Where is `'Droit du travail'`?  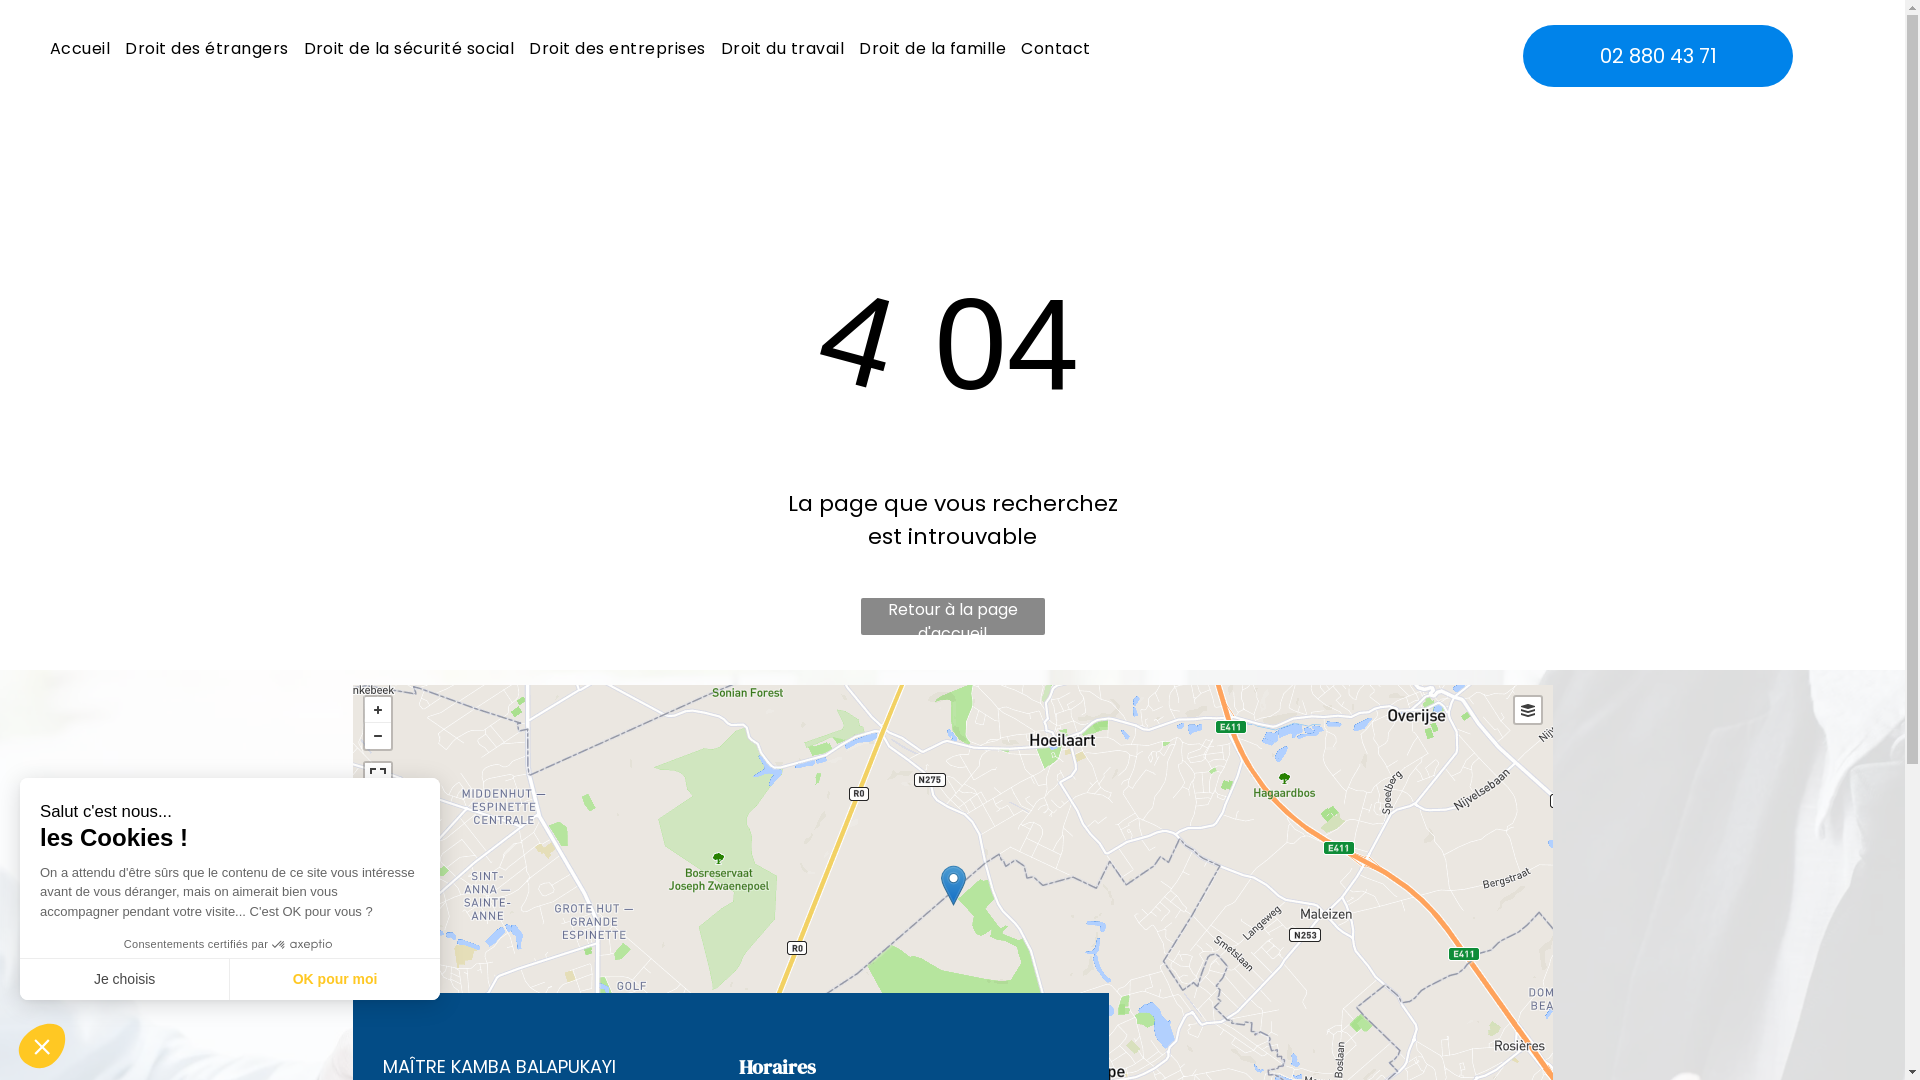 'Droit du travail' is located at coordinates (779, 48).